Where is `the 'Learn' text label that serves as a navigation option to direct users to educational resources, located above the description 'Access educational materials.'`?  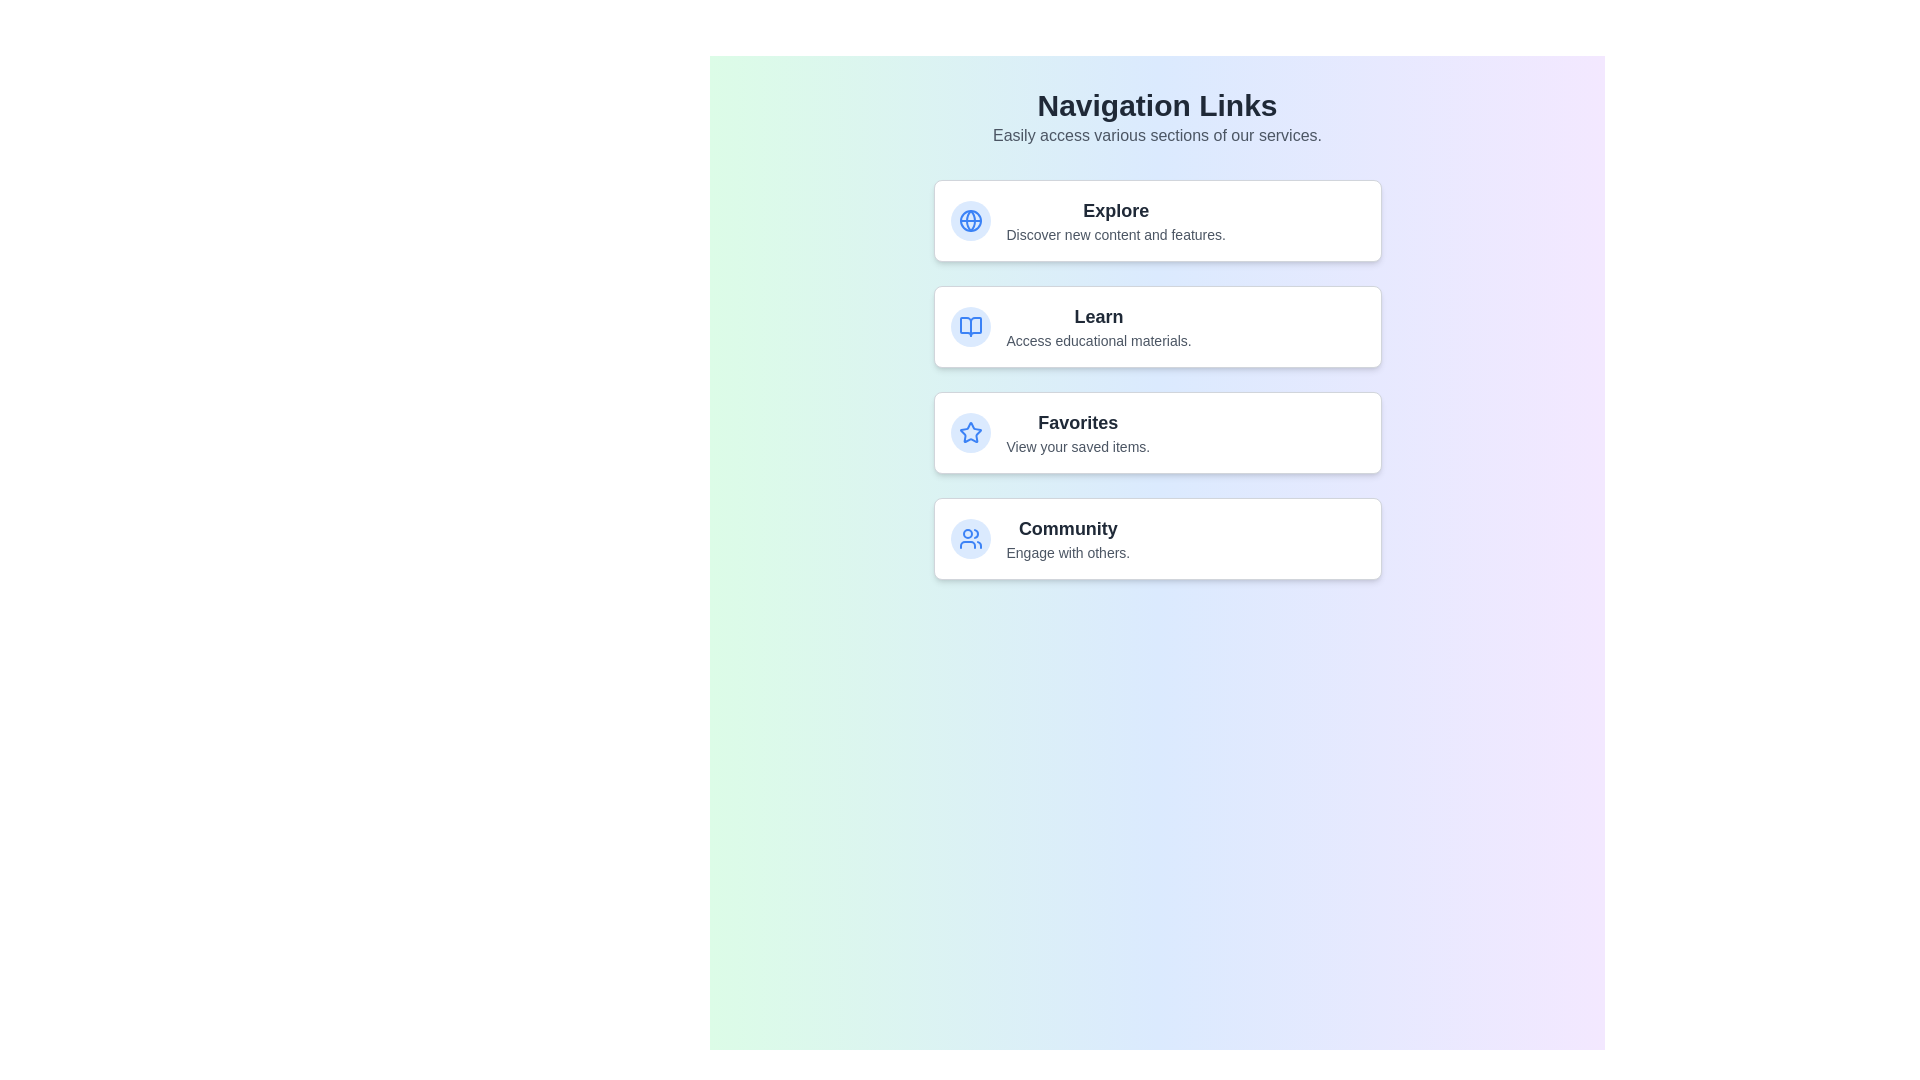
the 'Learn' text label that serves as a navigation option to direct users to educational resources, located above the description 'Access educational materials.' is located at coordinates (1098, 315).